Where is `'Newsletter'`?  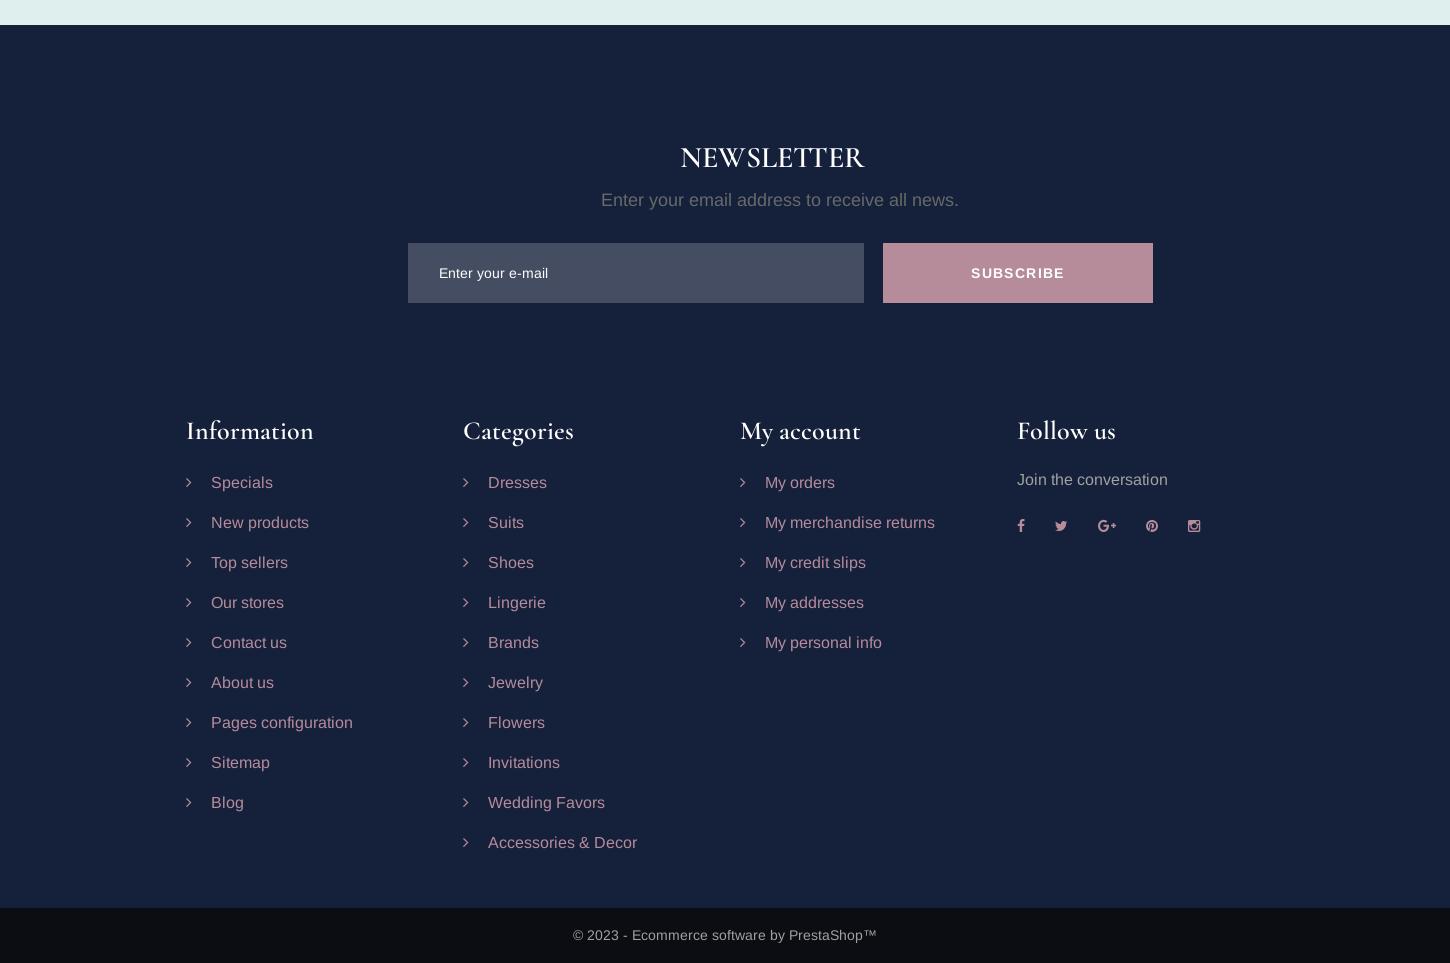
'Newsletter' is located at coordinates (771, 157).